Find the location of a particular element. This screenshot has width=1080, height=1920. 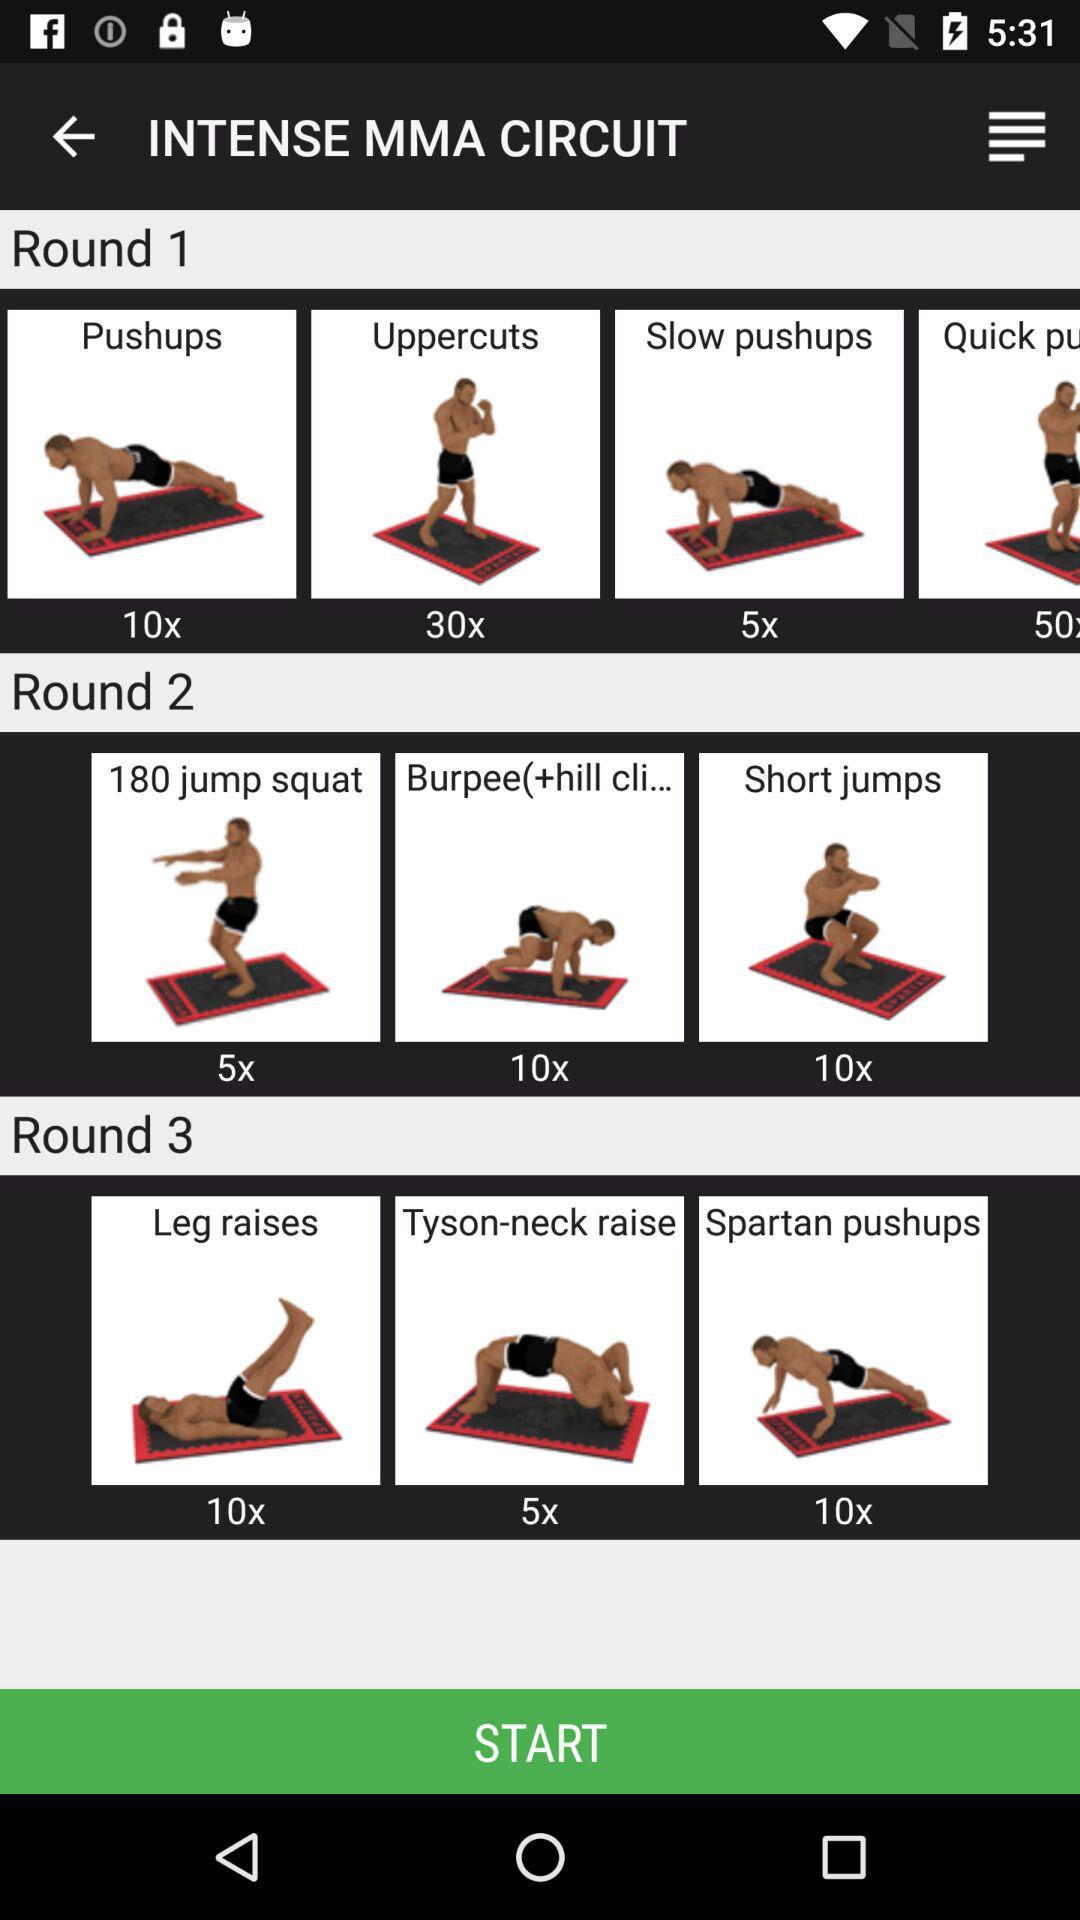

item above the 30x is located at coordinates (455, 477).